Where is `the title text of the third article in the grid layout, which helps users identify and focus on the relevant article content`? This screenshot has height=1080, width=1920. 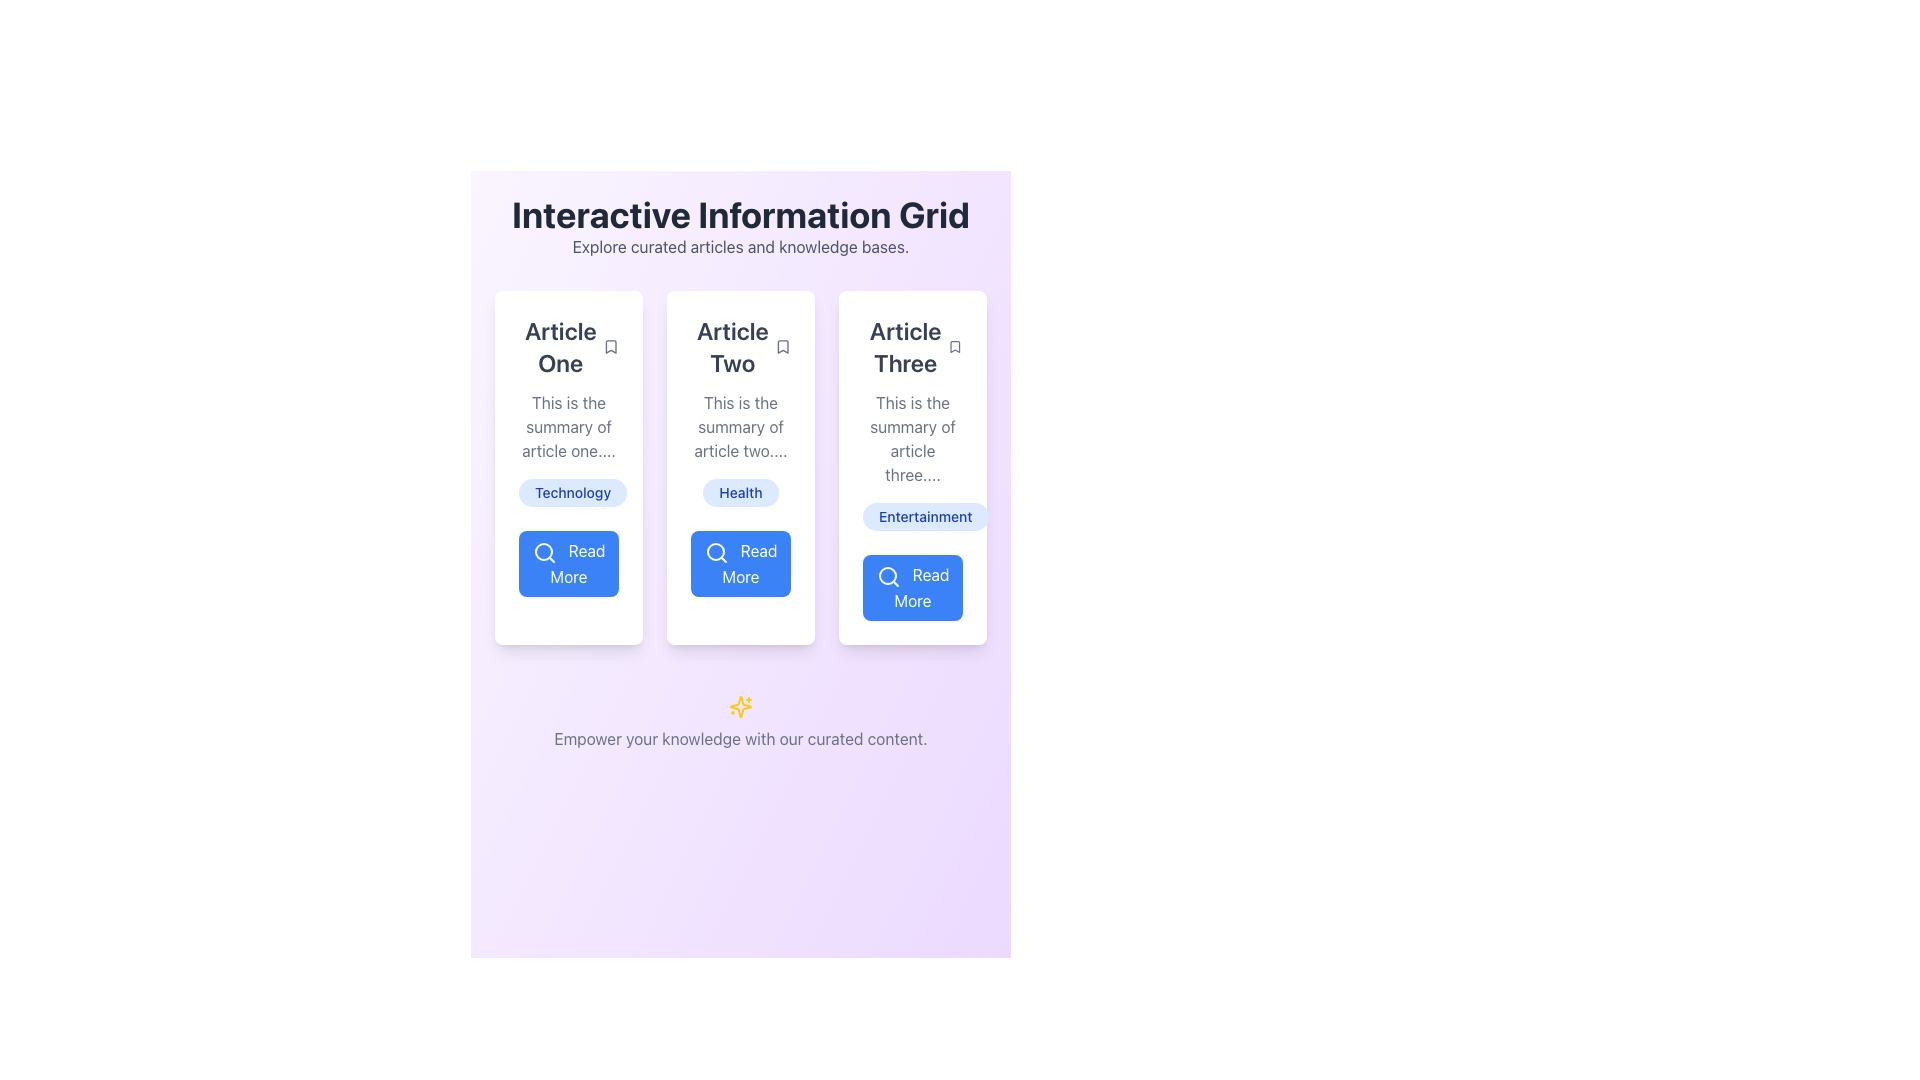
the title text of the third article in the grid layout, which helps users identify and focus on the relevant article content is located at coordinates (904, 346).